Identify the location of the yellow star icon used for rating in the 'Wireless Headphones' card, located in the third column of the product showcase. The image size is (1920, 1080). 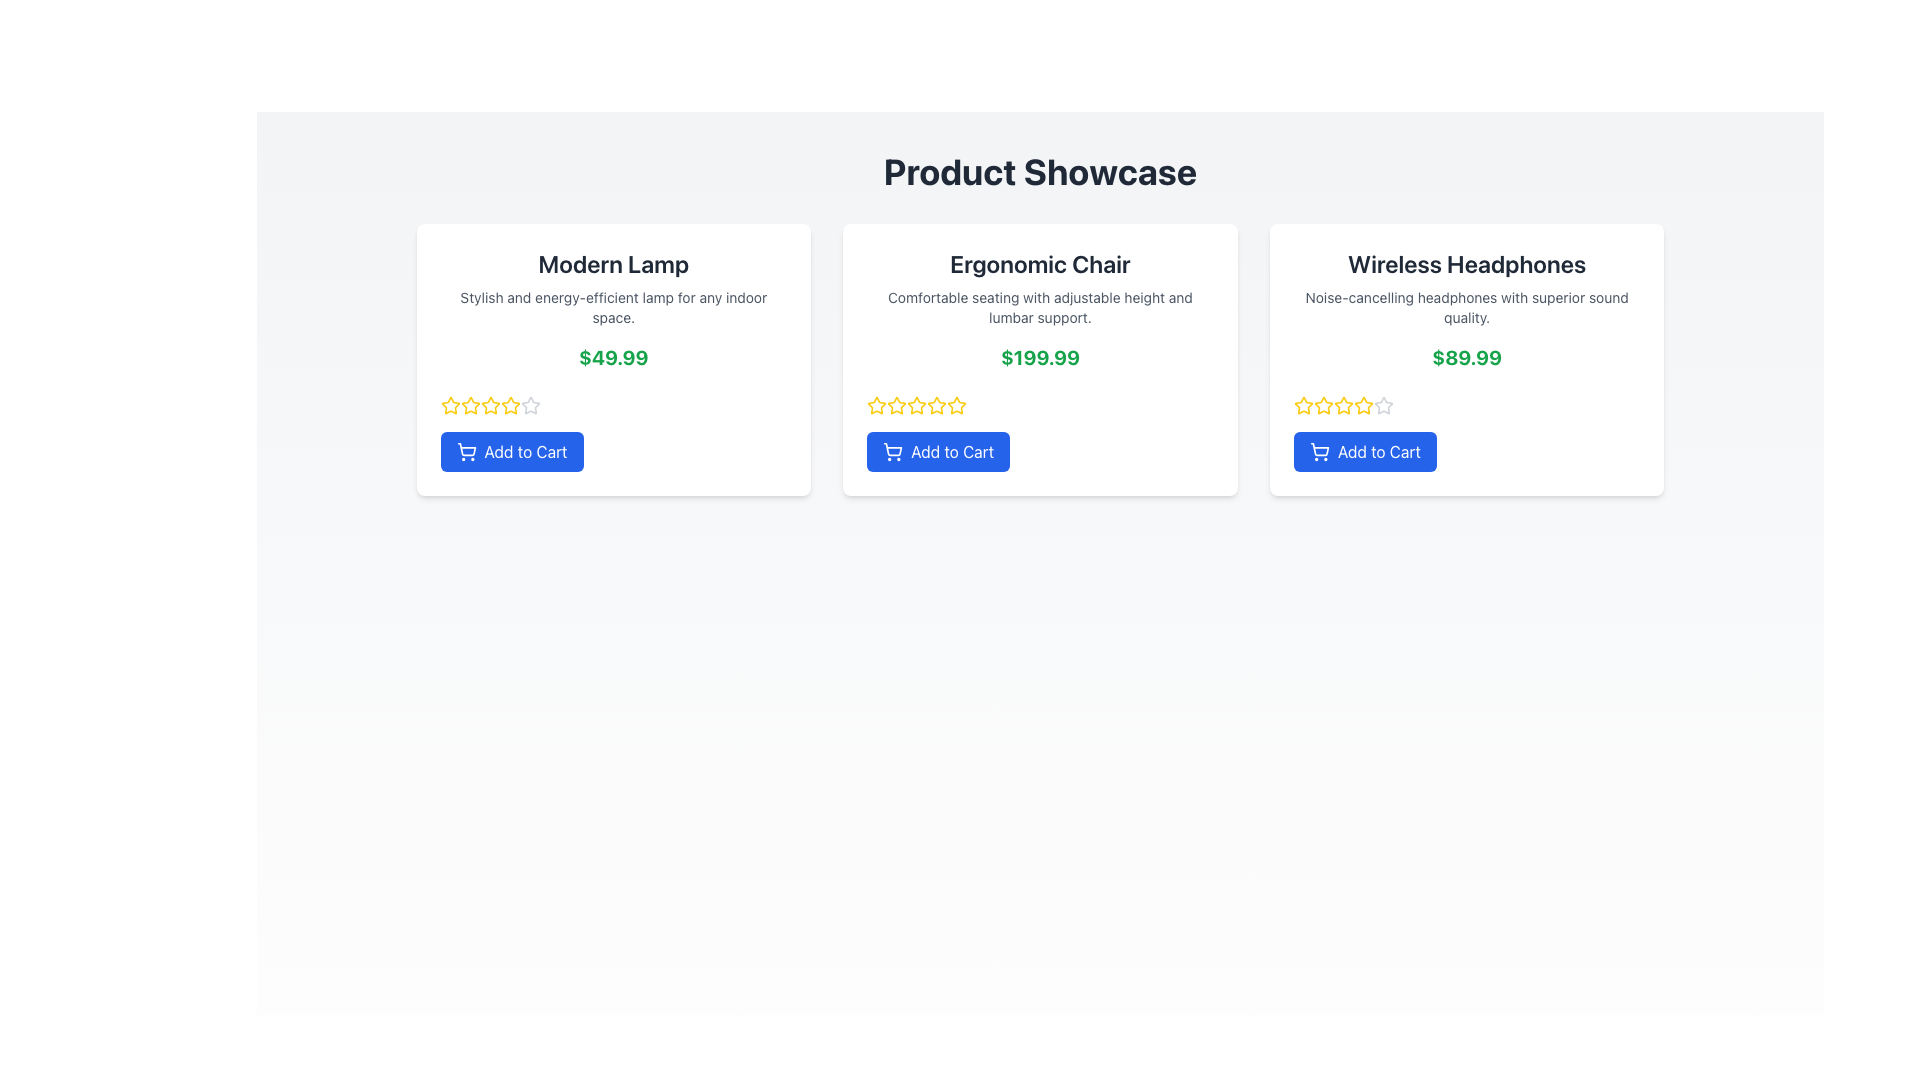
(1303, 405).